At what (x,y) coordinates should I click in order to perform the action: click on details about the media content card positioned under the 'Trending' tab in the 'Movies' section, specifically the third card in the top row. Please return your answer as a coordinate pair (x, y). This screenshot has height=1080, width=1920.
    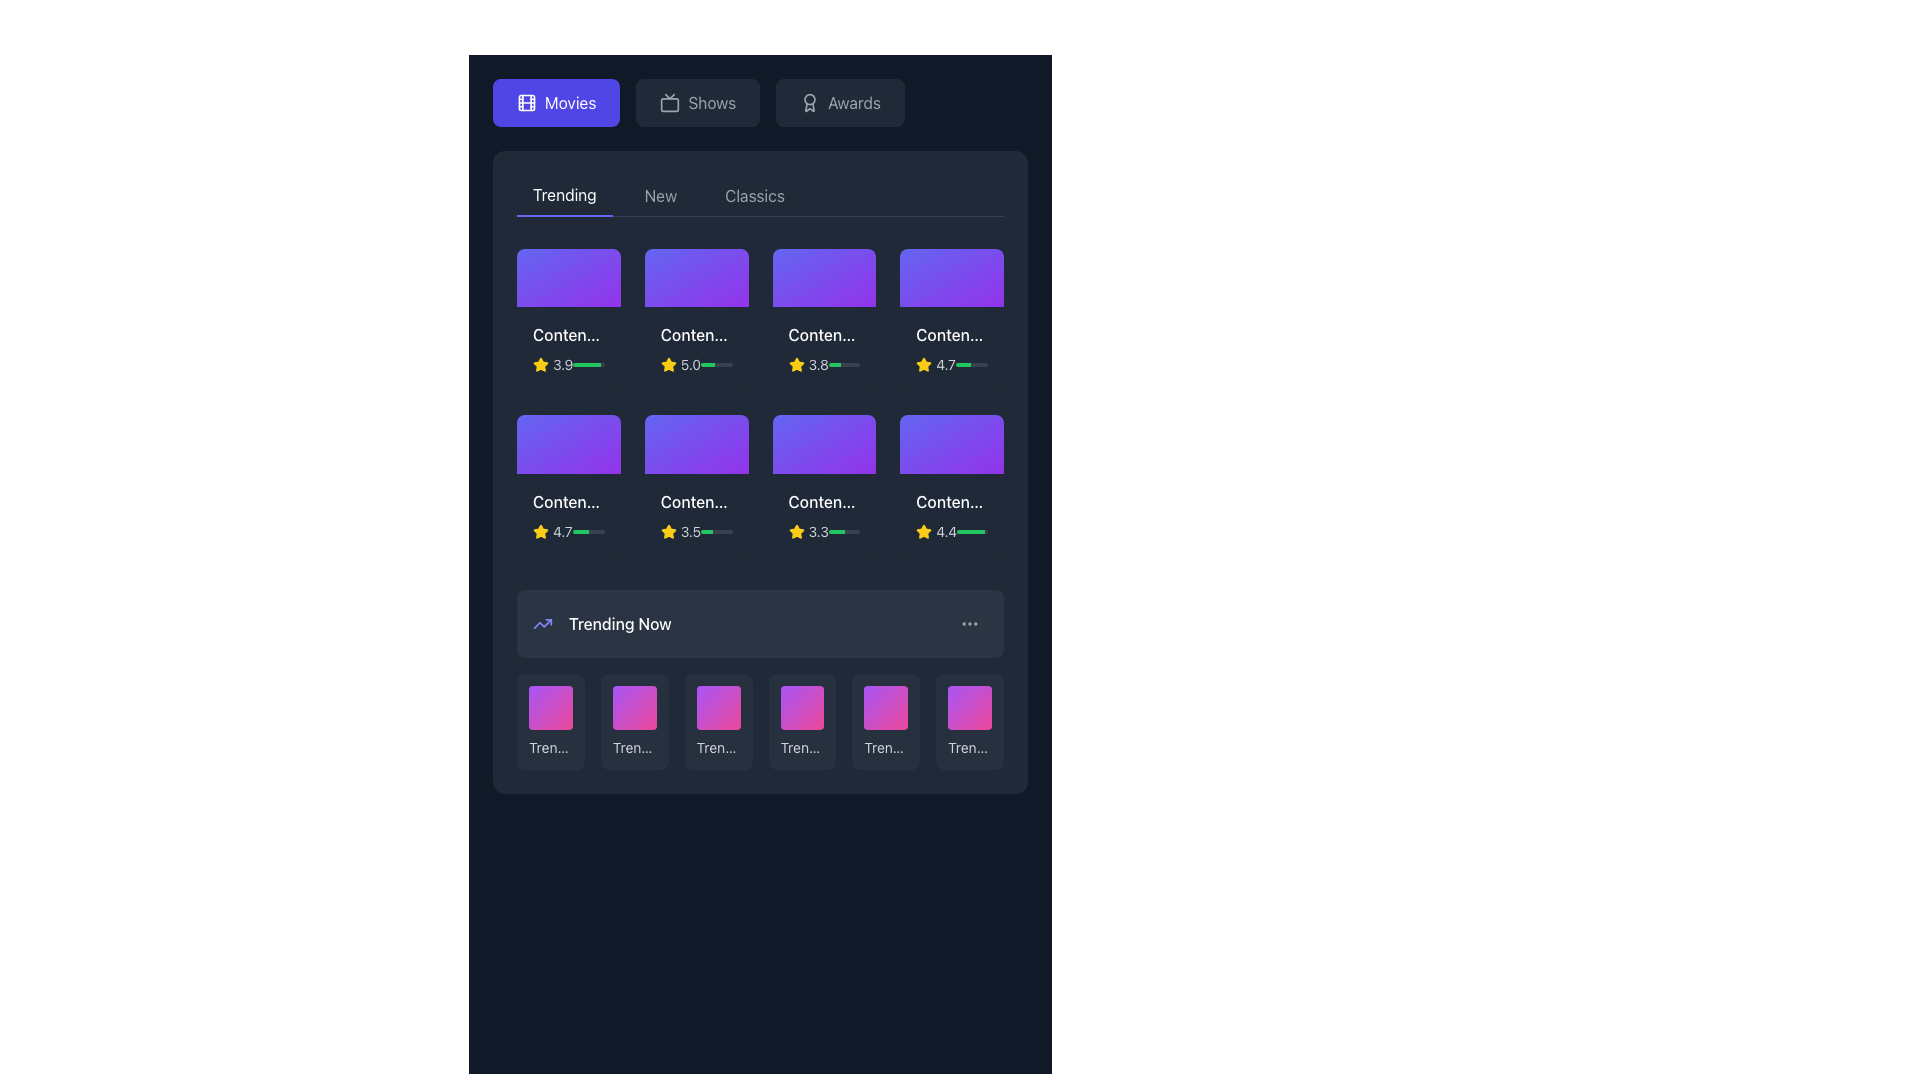
    Looking at the image, I should click on (824, 319).